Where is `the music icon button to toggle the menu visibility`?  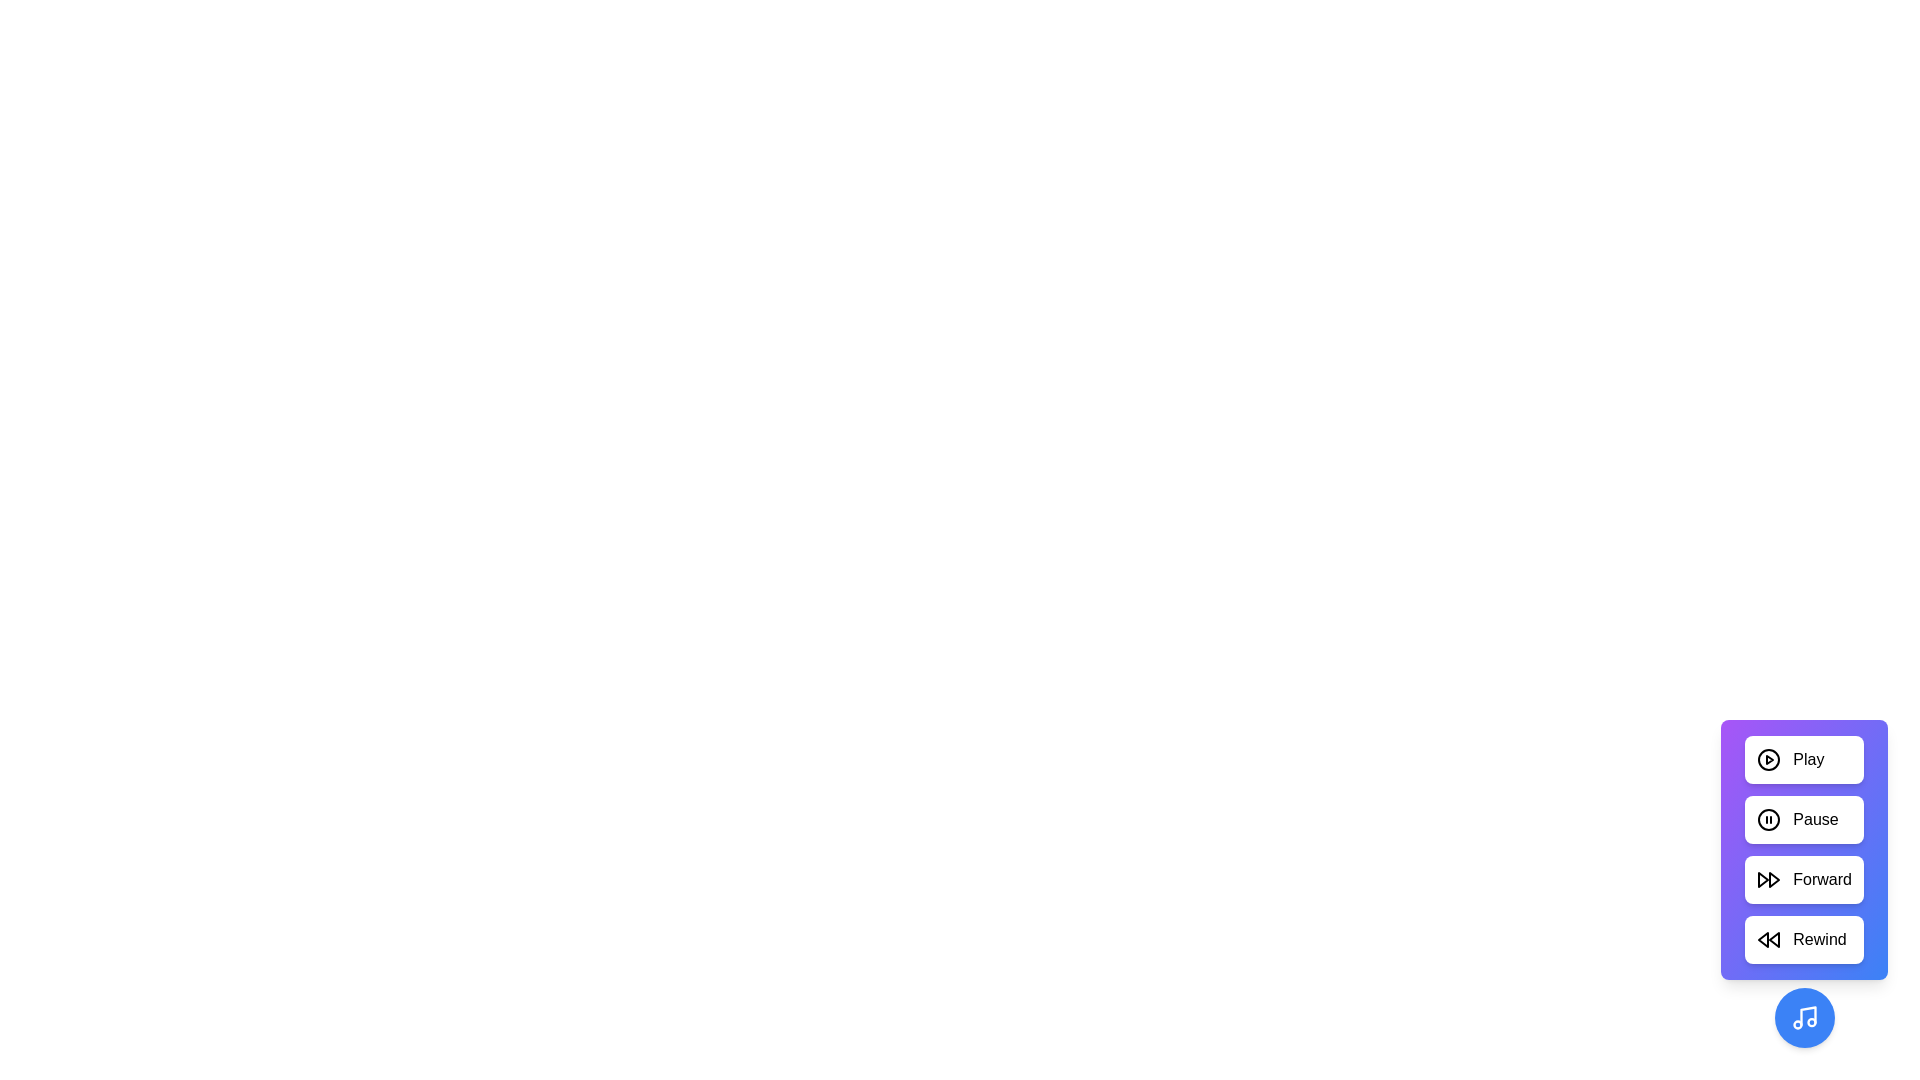
the music icon button to toggle the menu visibility is located at coordinates (1804, 1018).